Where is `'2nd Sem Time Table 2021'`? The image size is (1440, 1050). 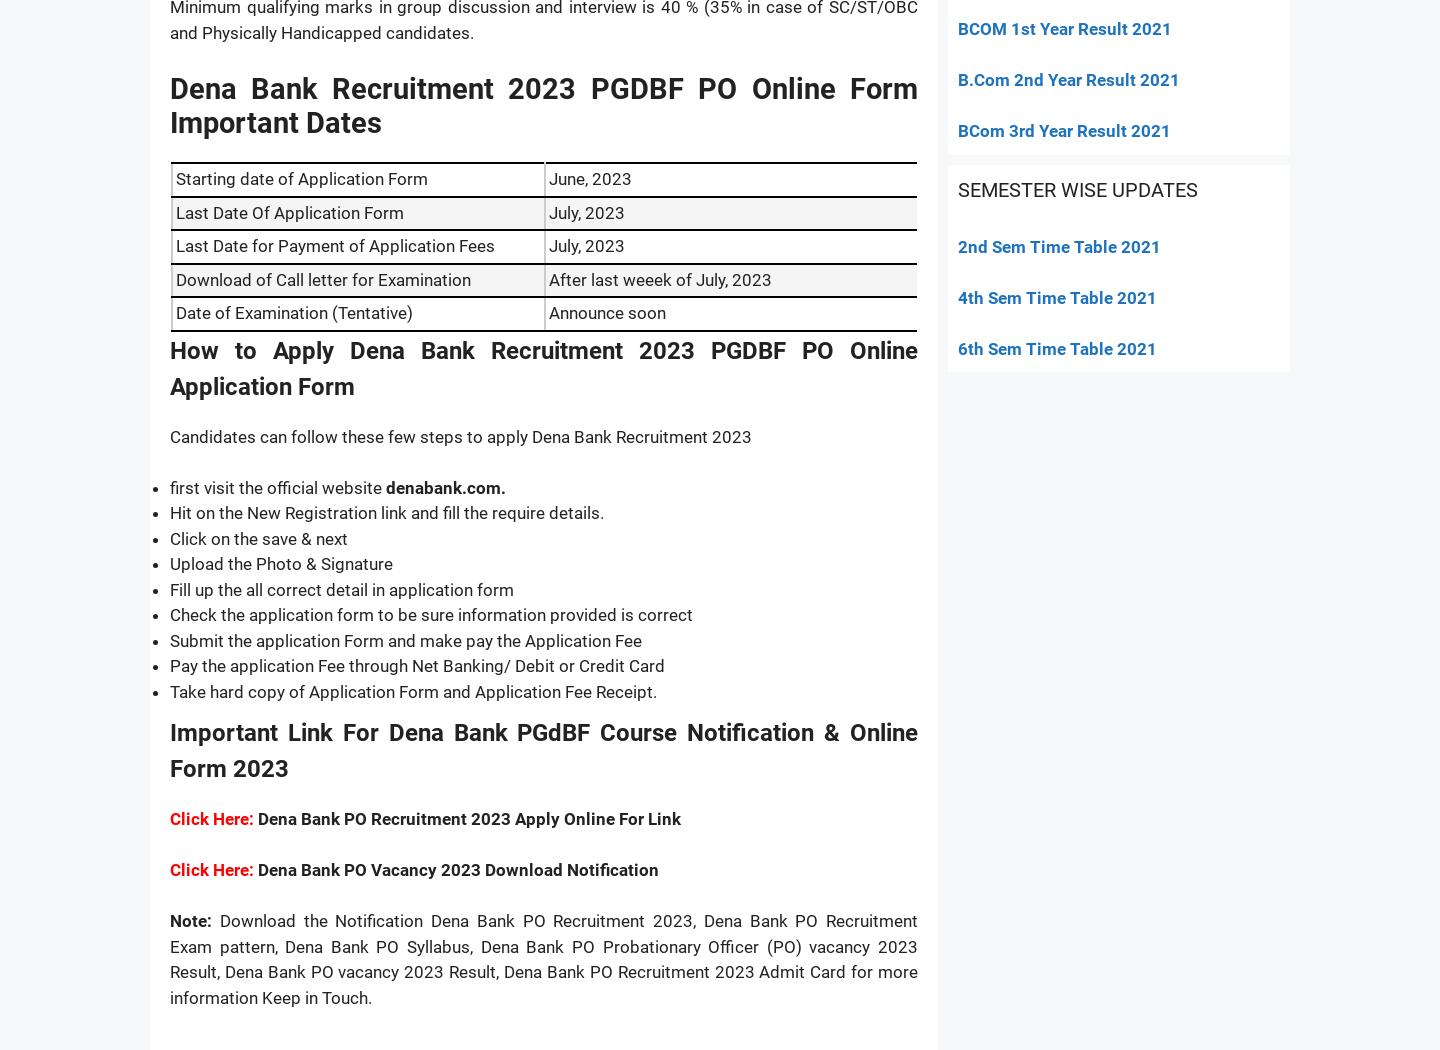
'2nd Sem Time Table 2021' is located at coordinates (1059, 246).